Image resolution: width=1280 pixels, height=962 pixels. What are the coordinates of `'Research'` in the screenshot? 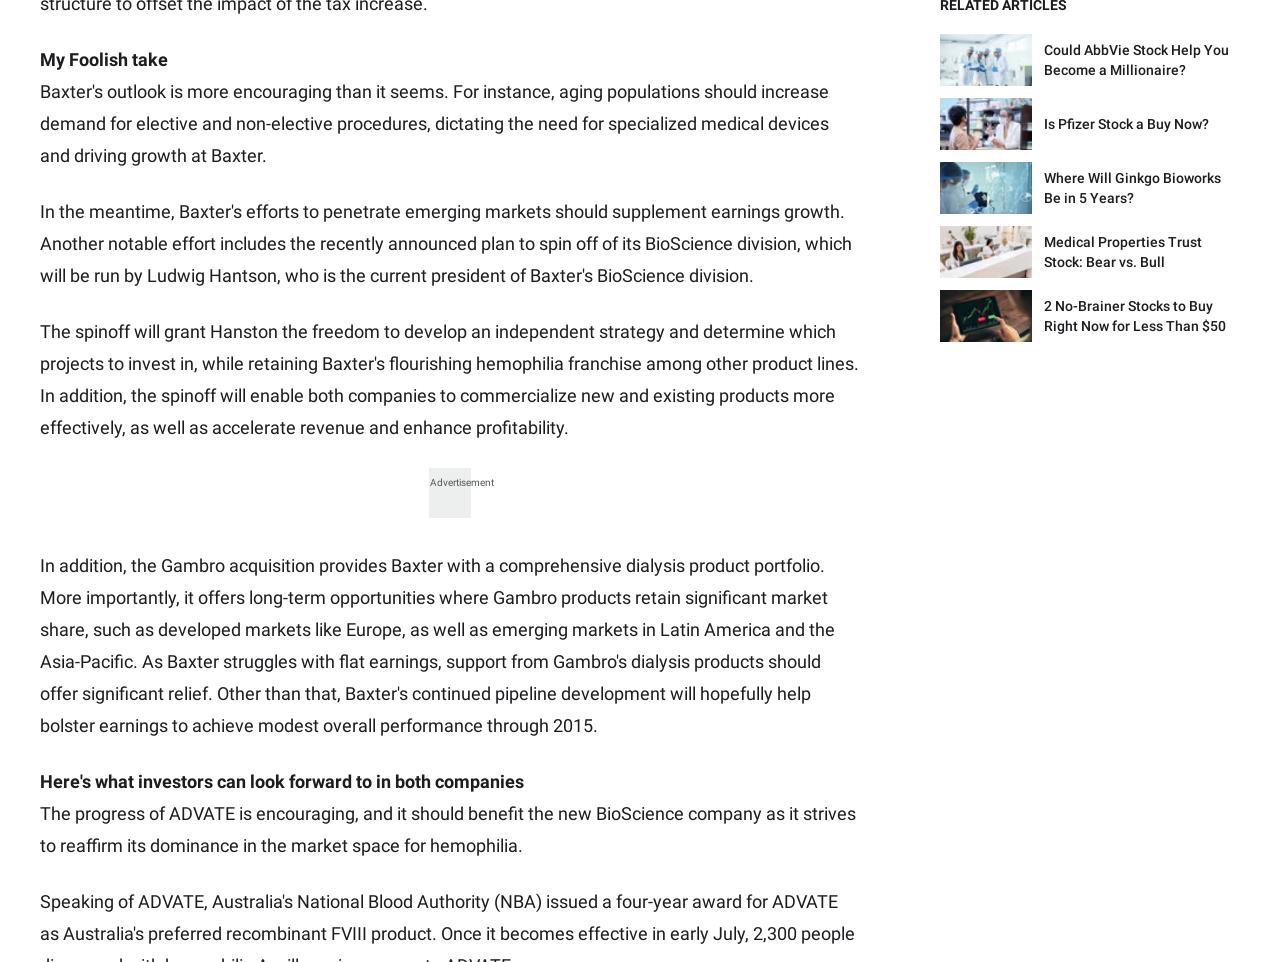 It's located at (334, 424).